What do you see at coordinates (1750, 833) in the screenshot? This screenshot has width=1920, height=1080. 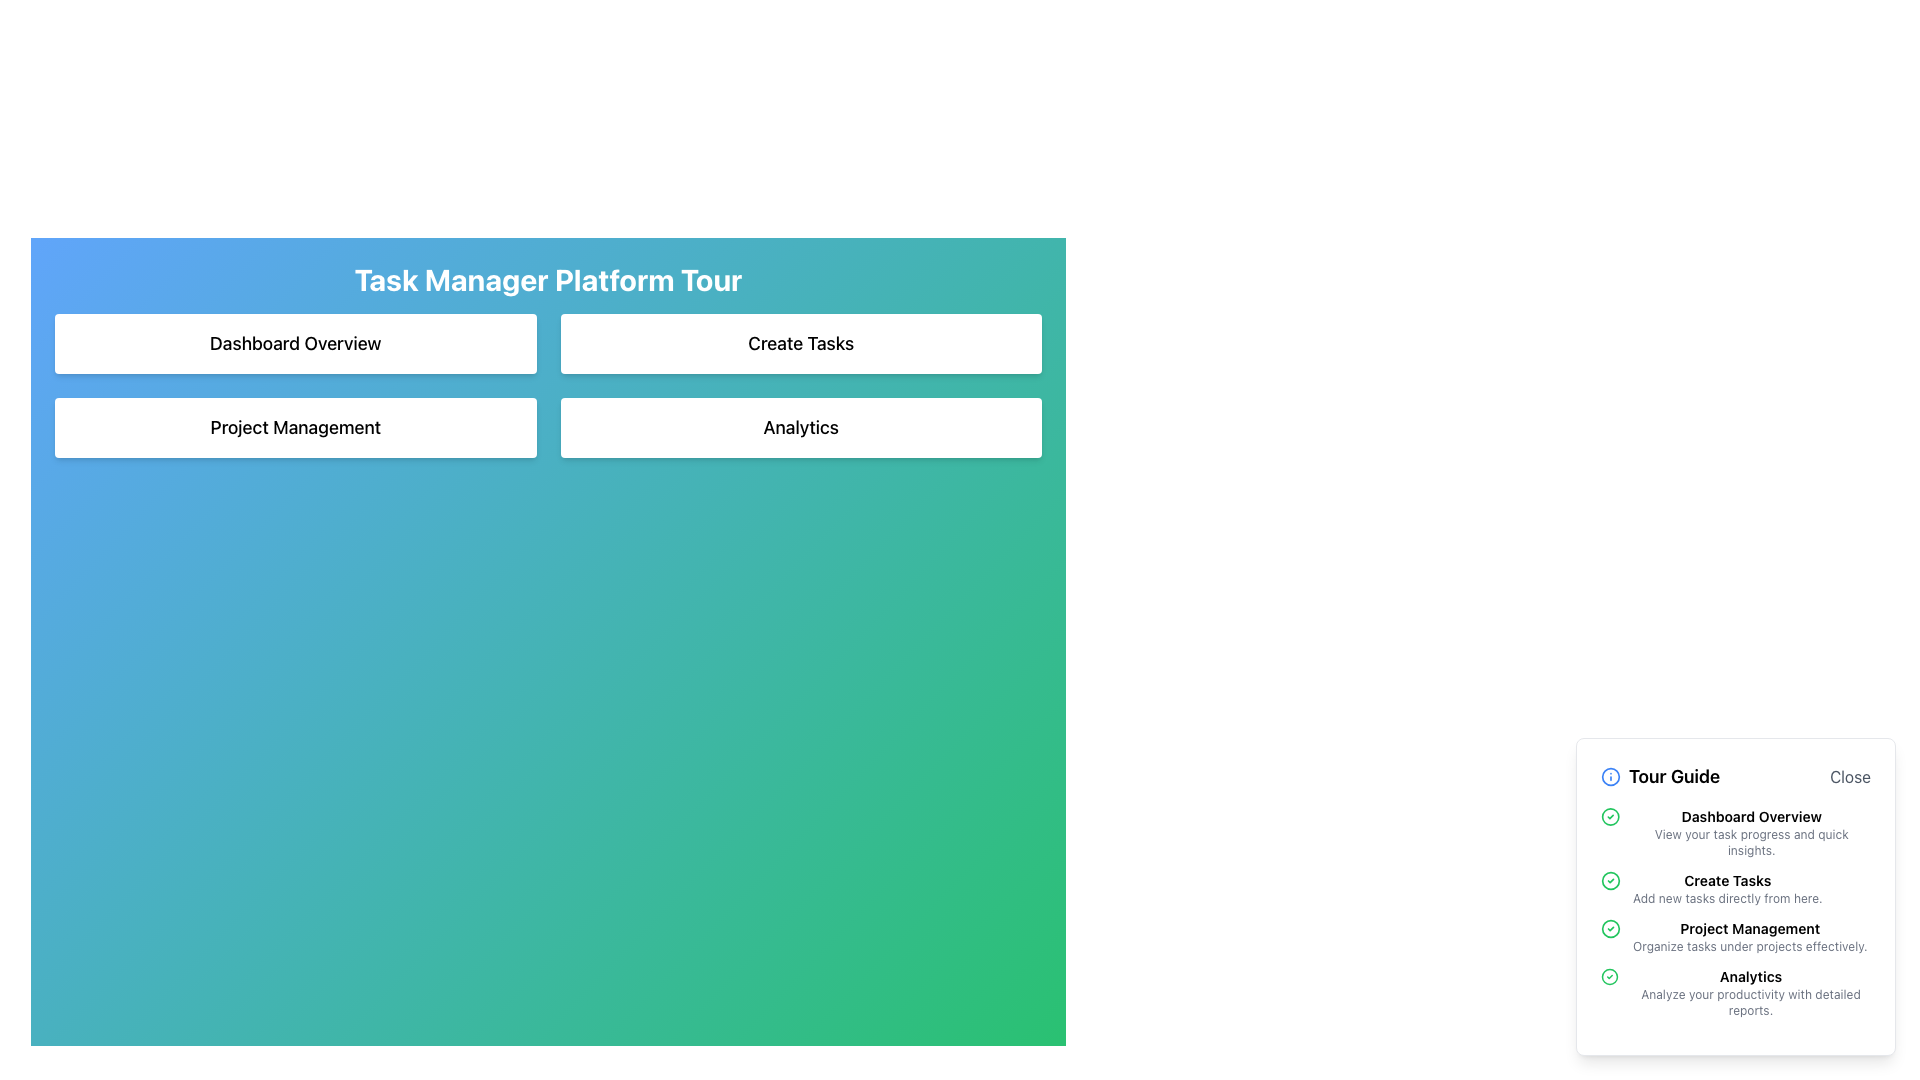 I see `'Dashboard Overview' informational text element located in the 'Tour Guide' section, positioned as the first item in the list` at bounding box center [1750, 833].